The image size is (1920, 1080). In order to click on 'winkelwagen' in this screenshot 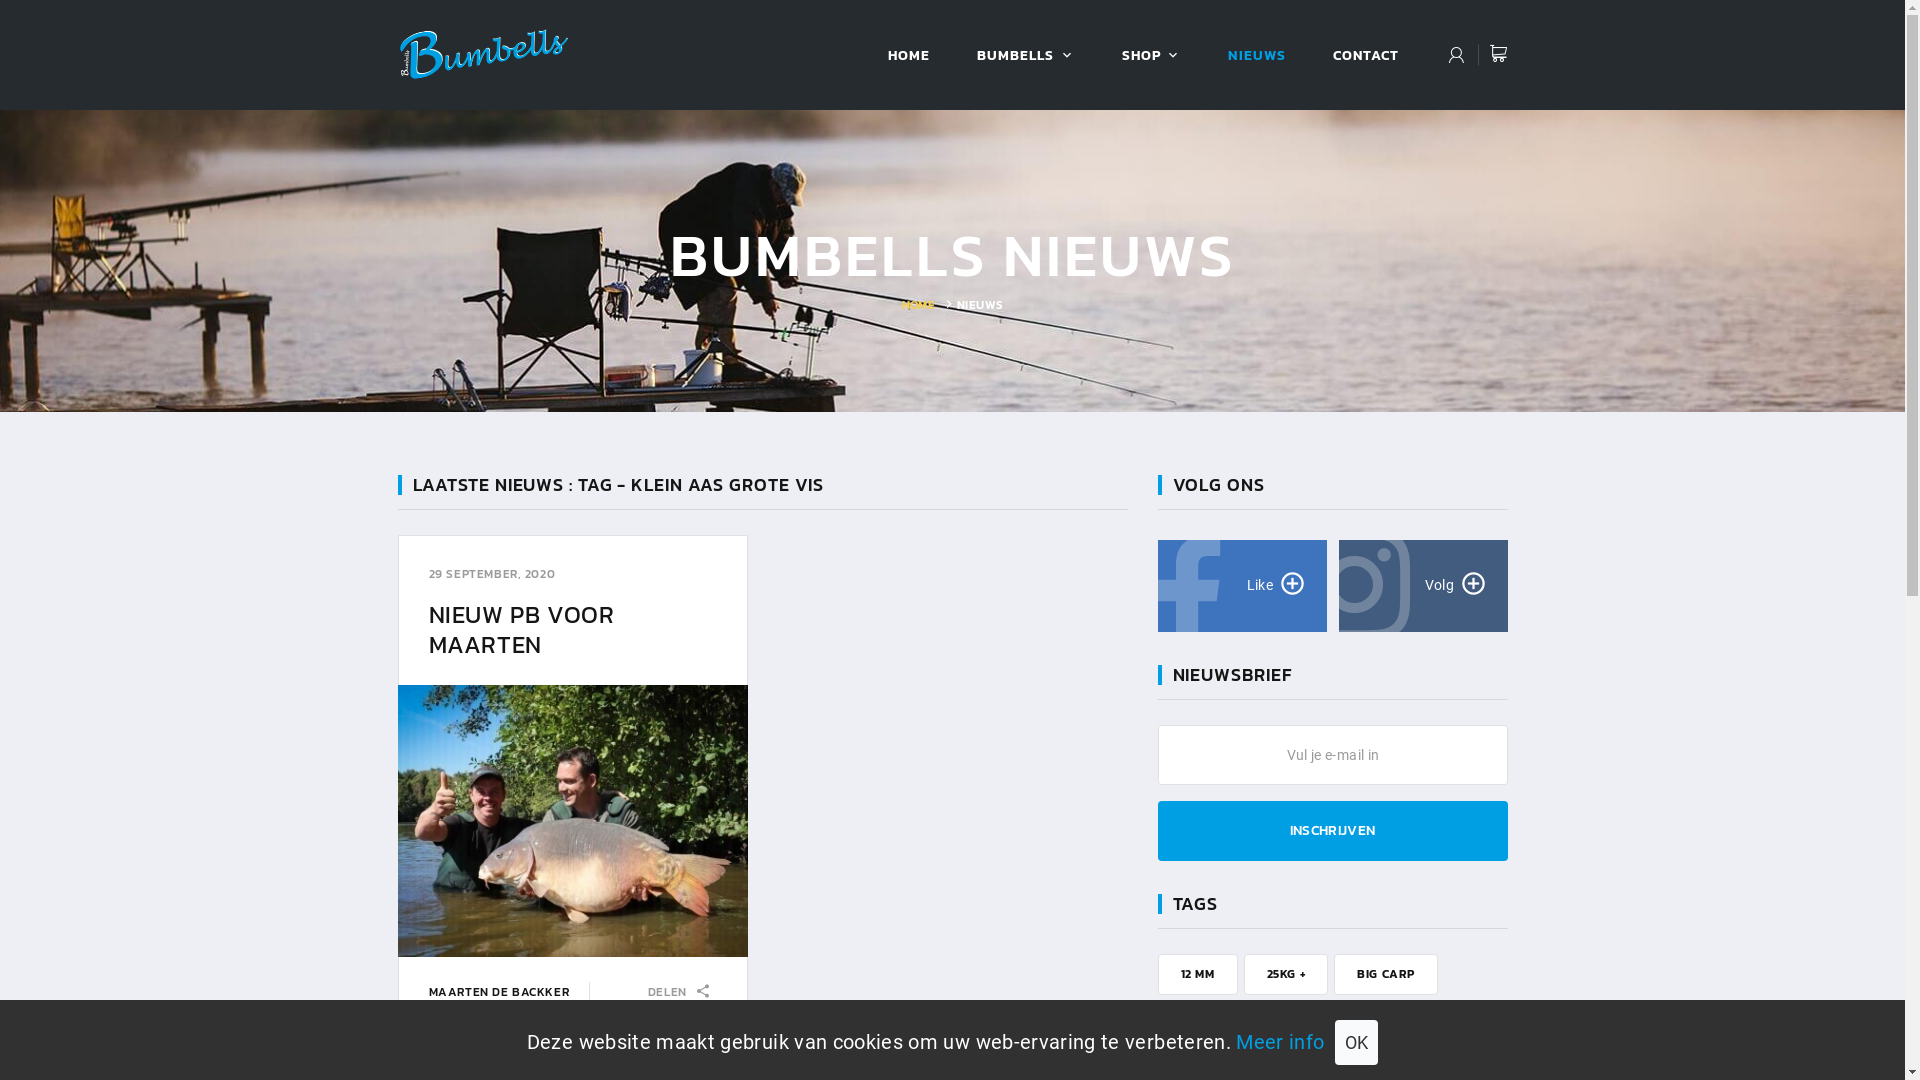, I will do `click(1497, 53)`.